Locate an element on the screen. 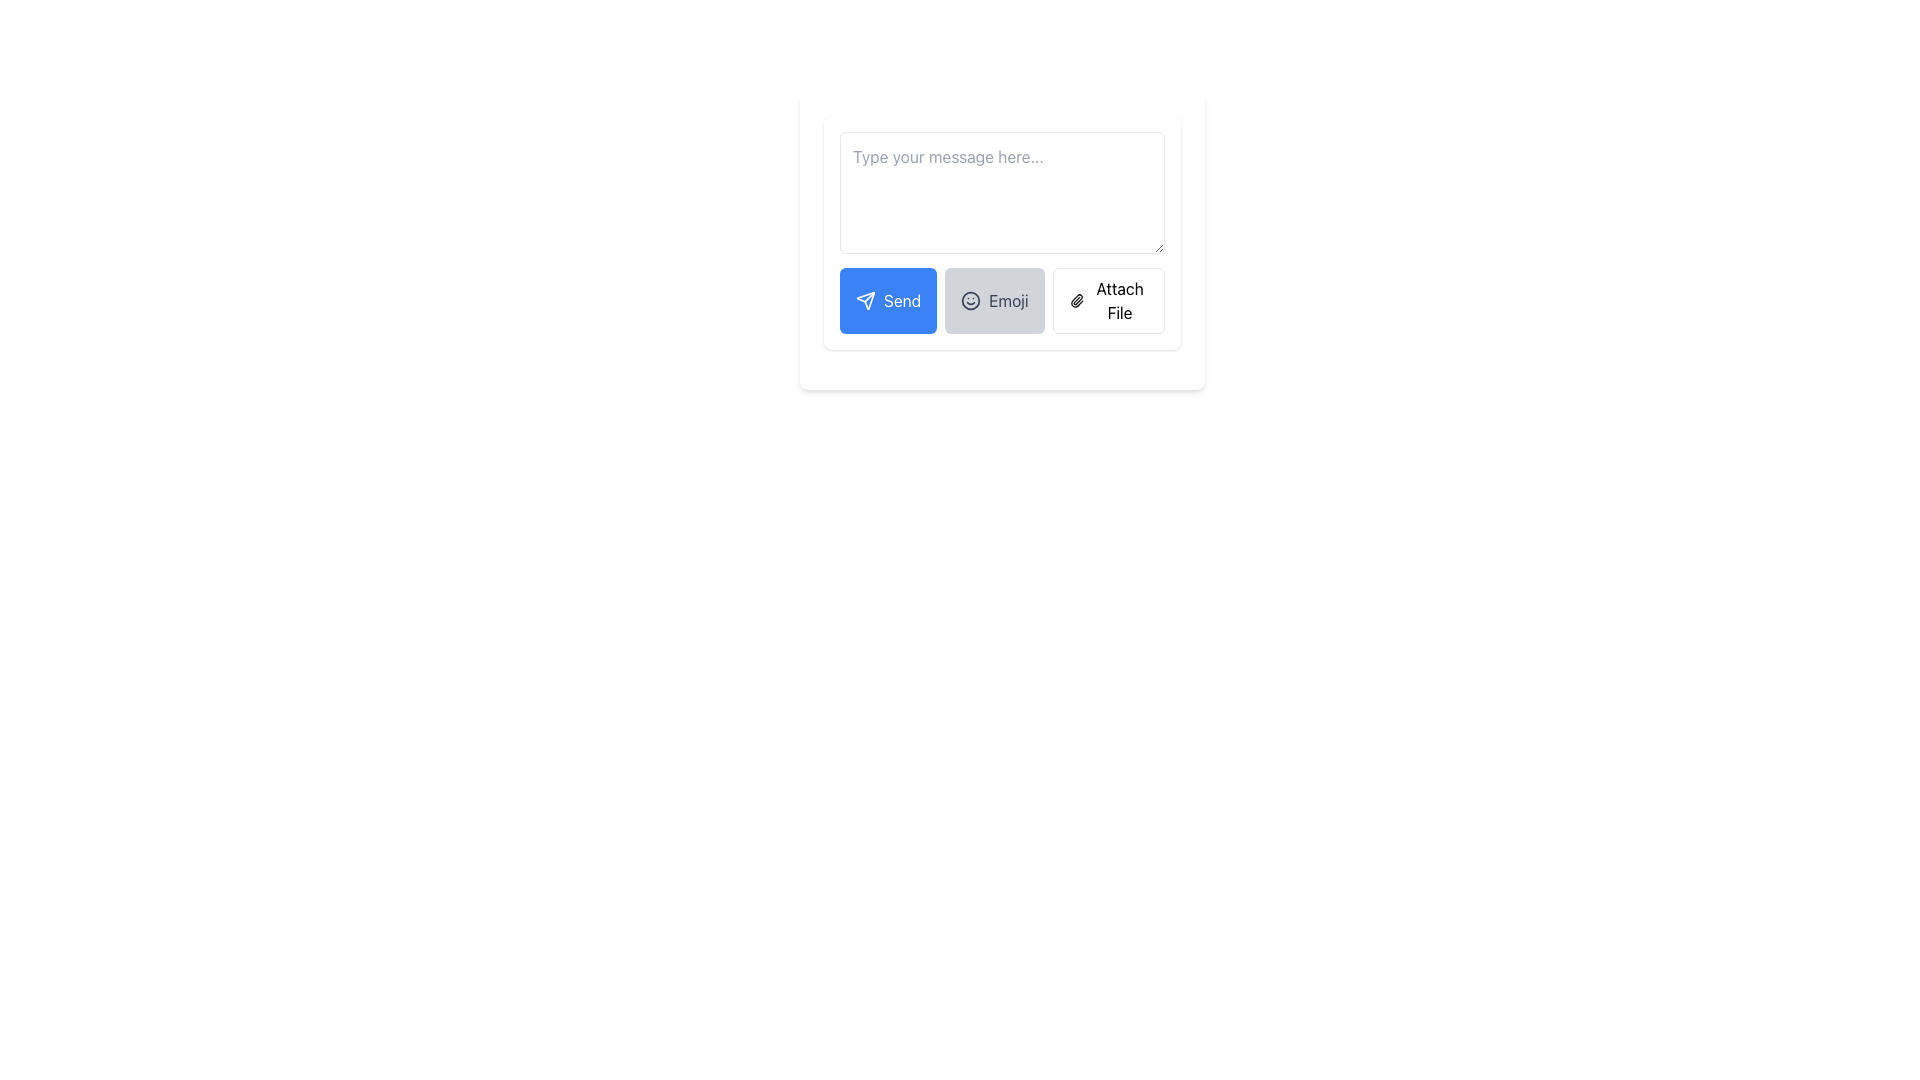 The width and height of the screenshot is (1920, 1080). the circular smiley face icon located on the left side of the 'Emoji' button is located at coordinates (971, 300).